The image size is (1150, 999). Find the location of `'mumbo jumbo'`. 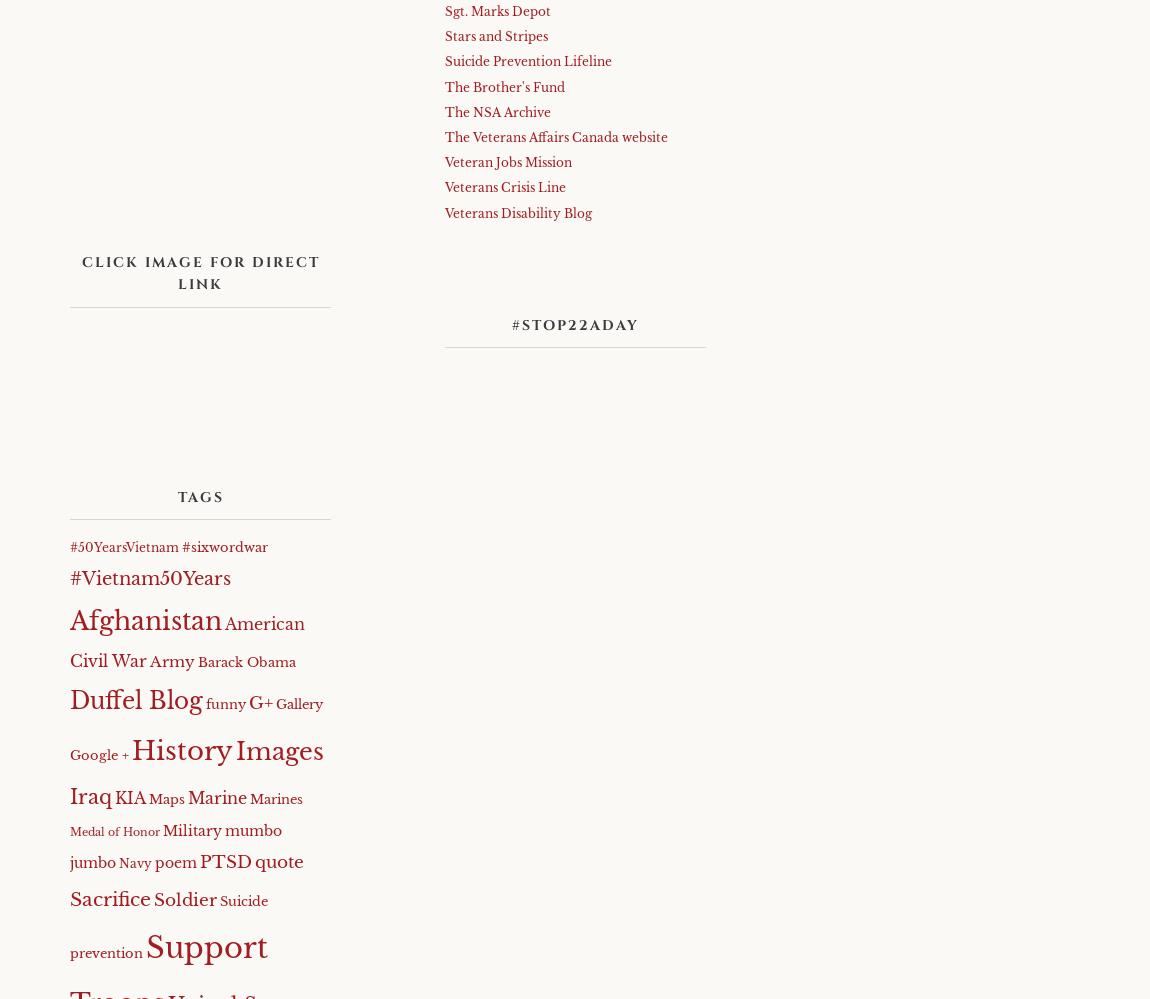

'mumbo jumbo' is located at coordinates (174, 846).